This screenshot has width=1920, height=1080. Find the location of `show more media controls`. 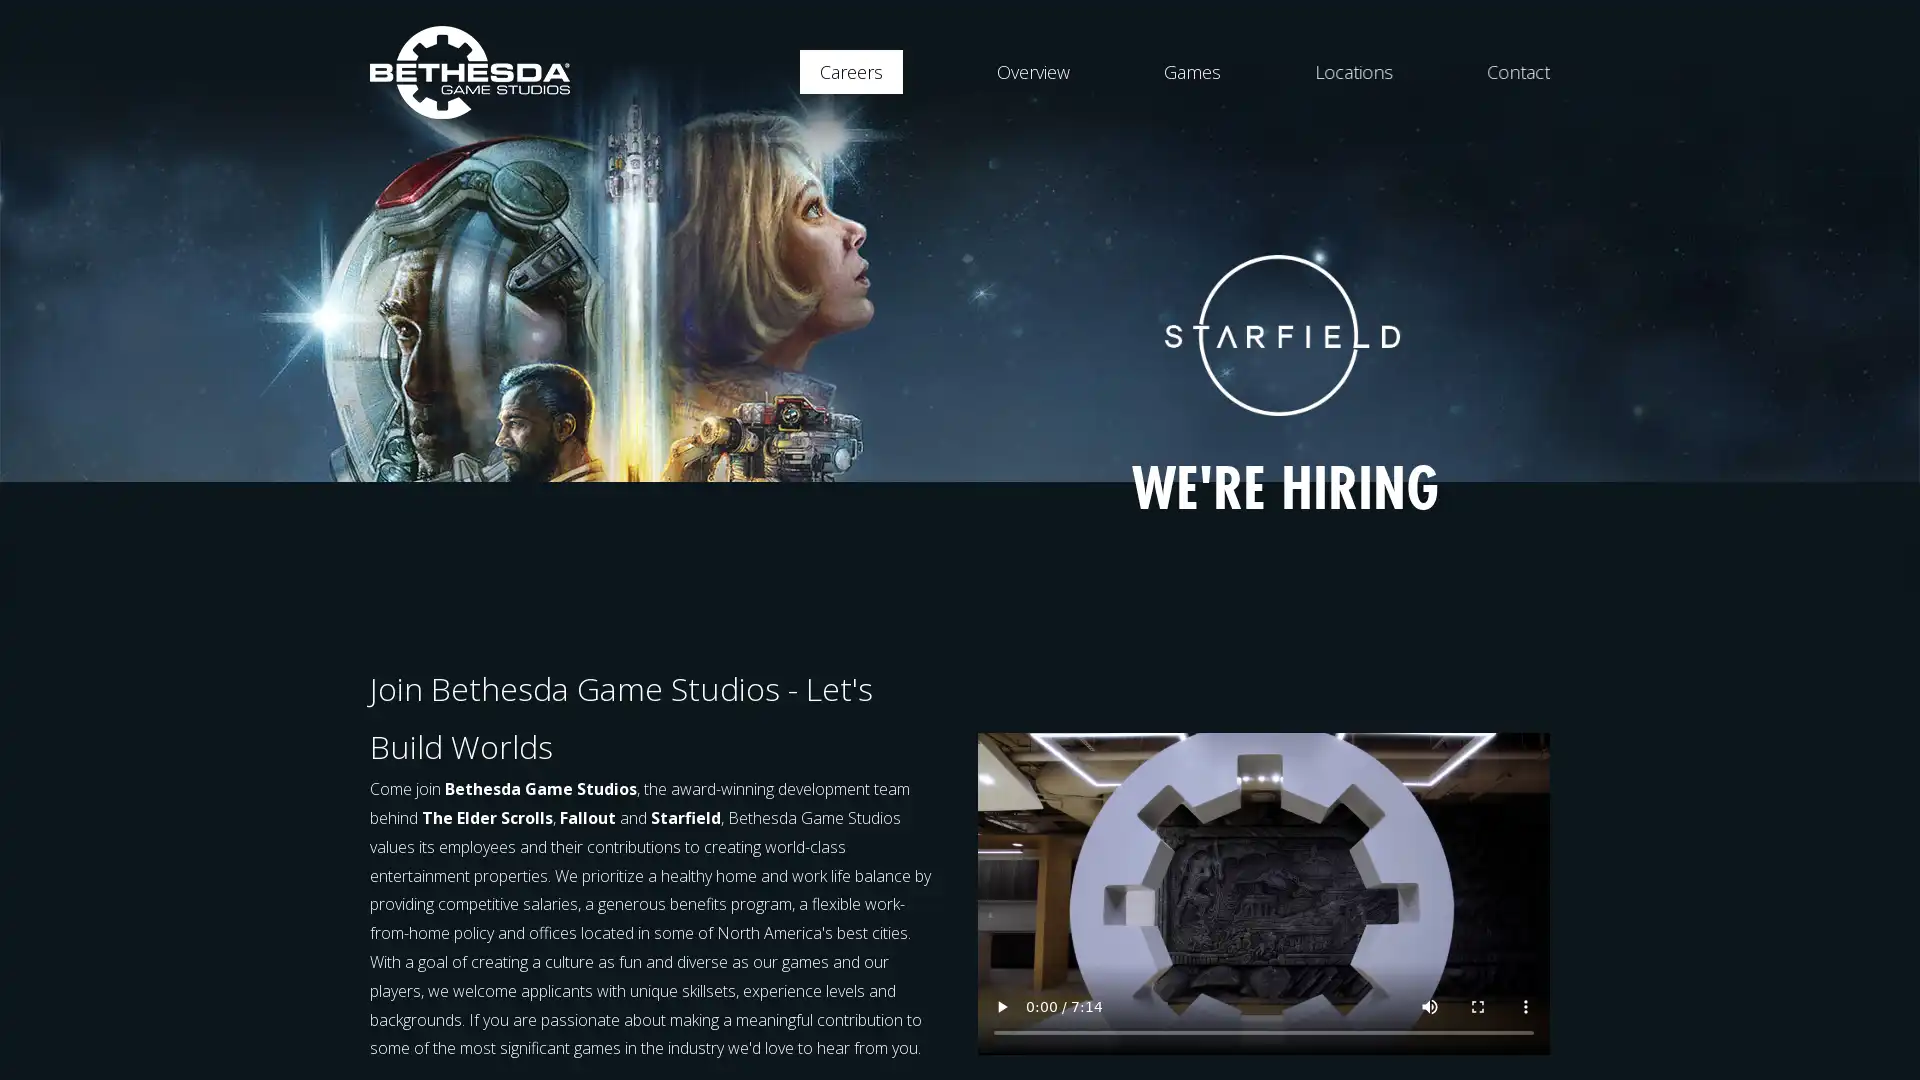

show more media controls is located at coordinates (1525, 1006).